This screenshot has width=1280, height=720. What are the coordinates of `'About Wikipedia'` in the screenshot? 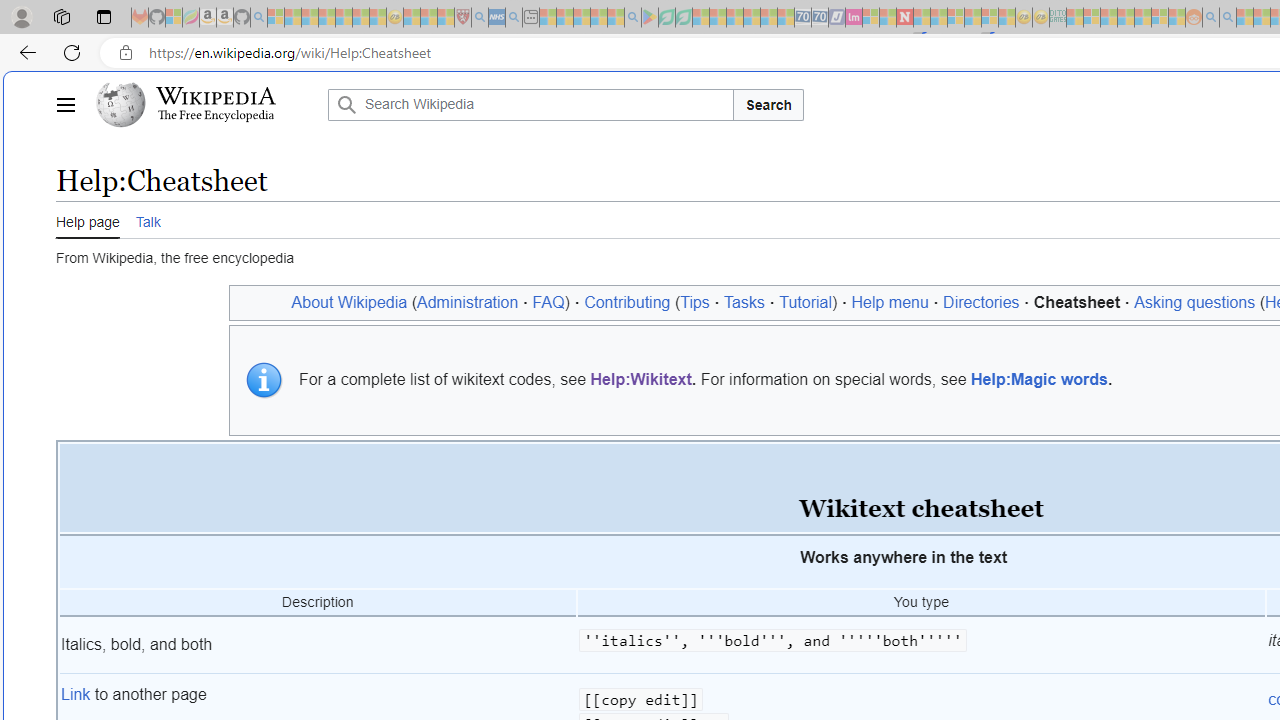 It's located at (349, 302).